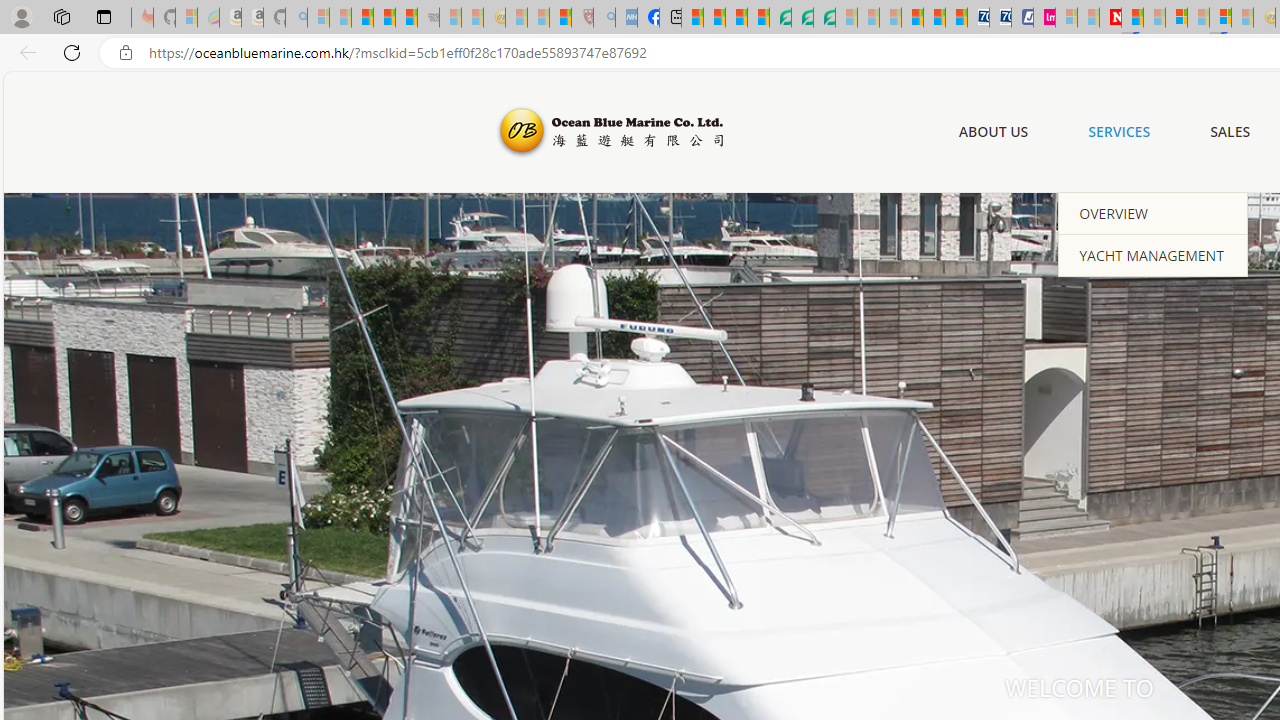 The width and height of the screenshot is (1280, 720). What do you see at coordinates (607, 132) in the screenshot?
I see `'Ocean Blue Marine'` at bounding box center [607, 132].